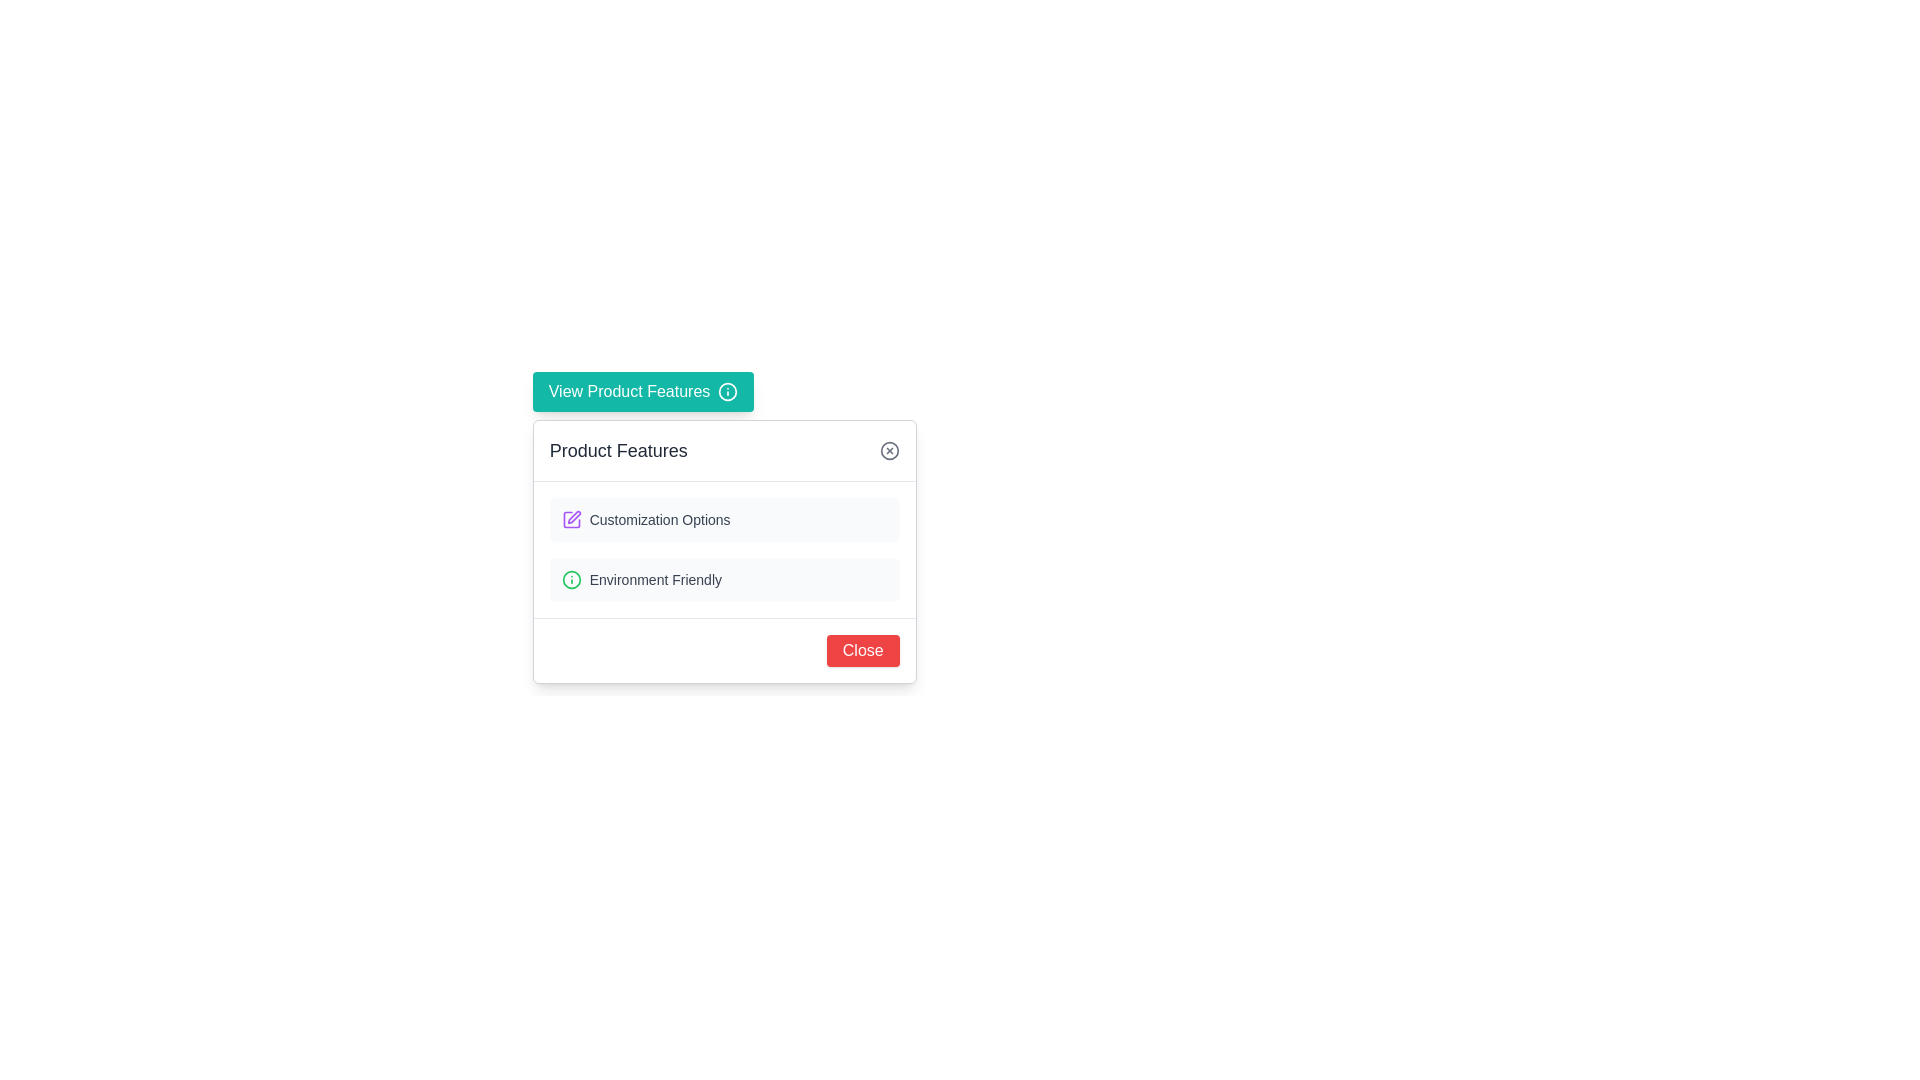 The image size is (1920, 1080). What do you see at coordinates (888, 451) in the screenshot?
I see `decorative circular icon with a cross mark in the top-right corner of the 'Product Features' popup window` at bounding box center [888, 451].